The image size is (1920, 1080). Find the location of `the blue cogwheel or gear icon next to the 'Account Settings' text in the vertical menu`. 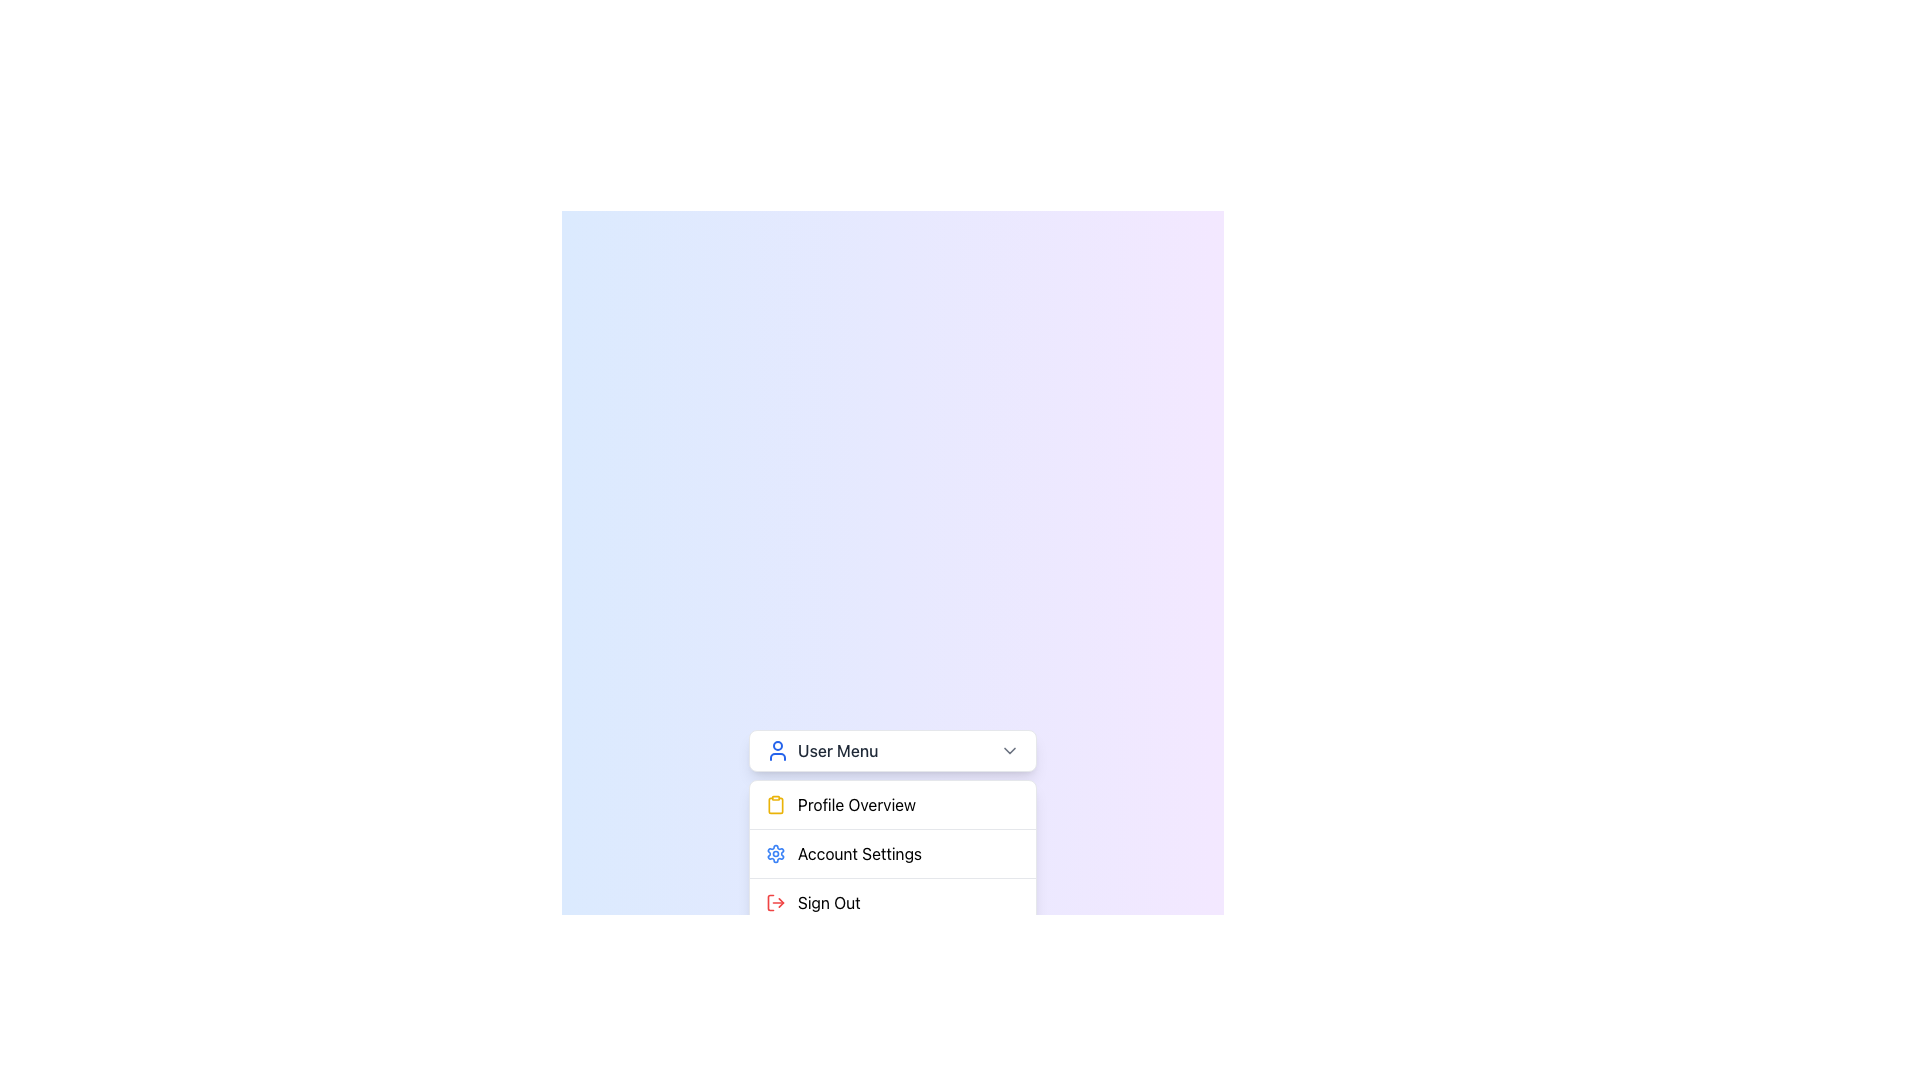

the blue cogwheel or gear icon next to the 'Account Settings' text in the vertical menu is located at coordinates (775, 853).